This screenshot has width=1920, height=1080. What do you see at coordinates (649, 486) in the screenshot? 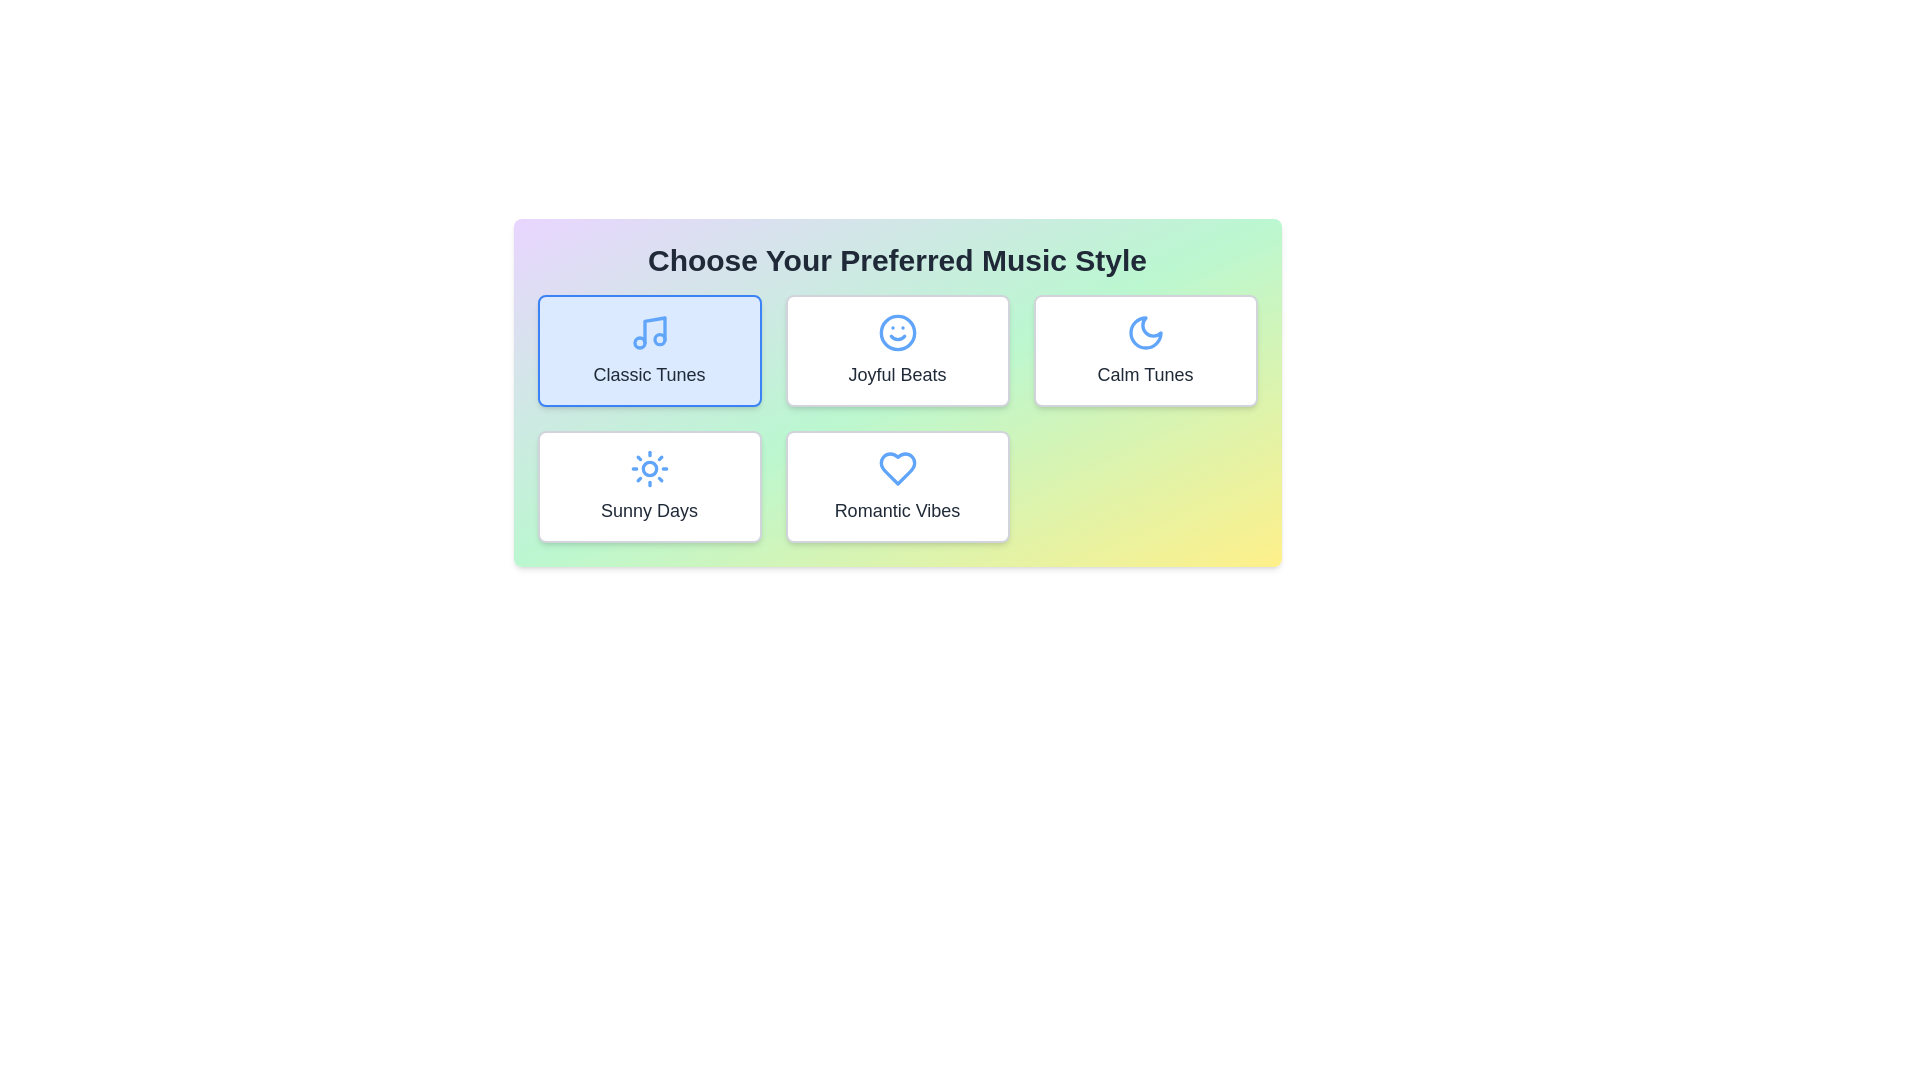
I see `the button labeled 'Sunny Days' which features a sun icon and is located in the bottom-left quadrant of the grid layout` at bounding box center [649, 486].